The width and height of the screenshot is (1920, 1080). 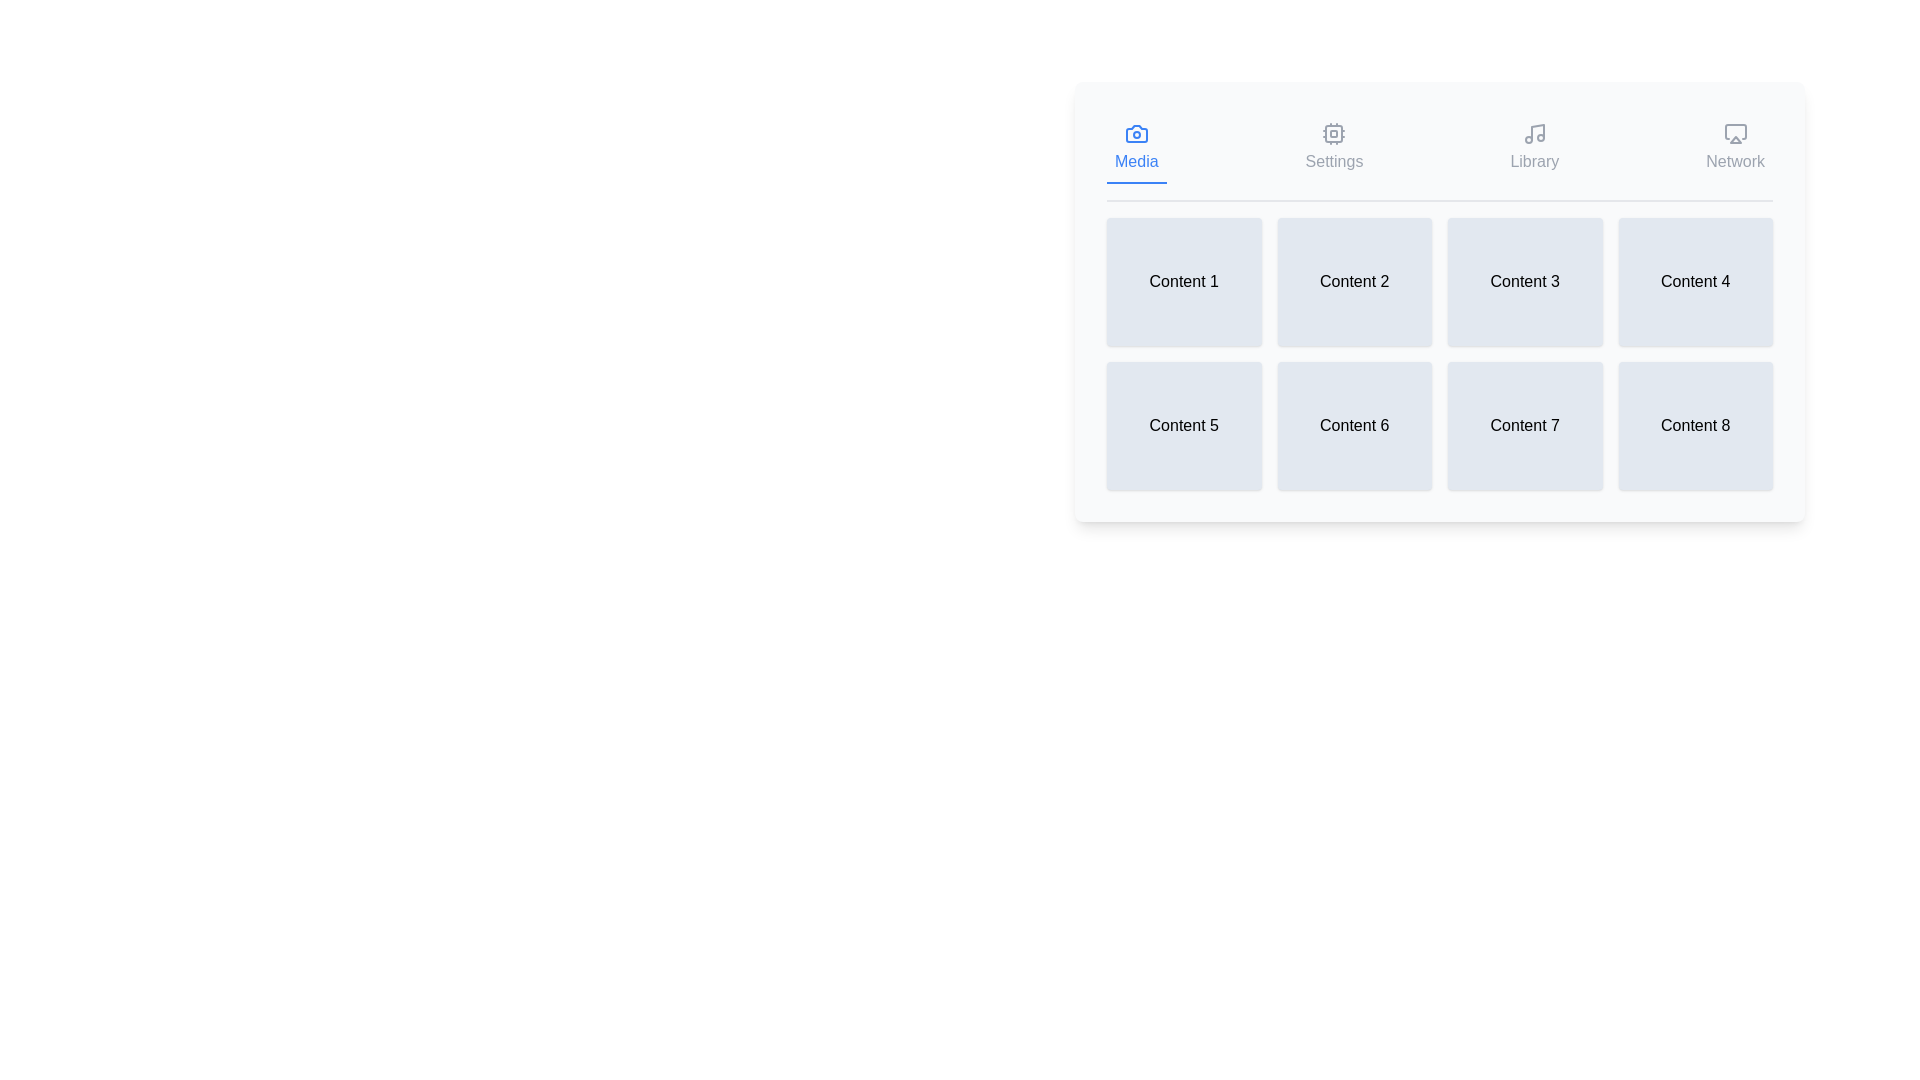 What do you see at coordinates (1533, 148) in the screenshot?
I see `the tab labeled Library` at bounding box center [1533, 148].